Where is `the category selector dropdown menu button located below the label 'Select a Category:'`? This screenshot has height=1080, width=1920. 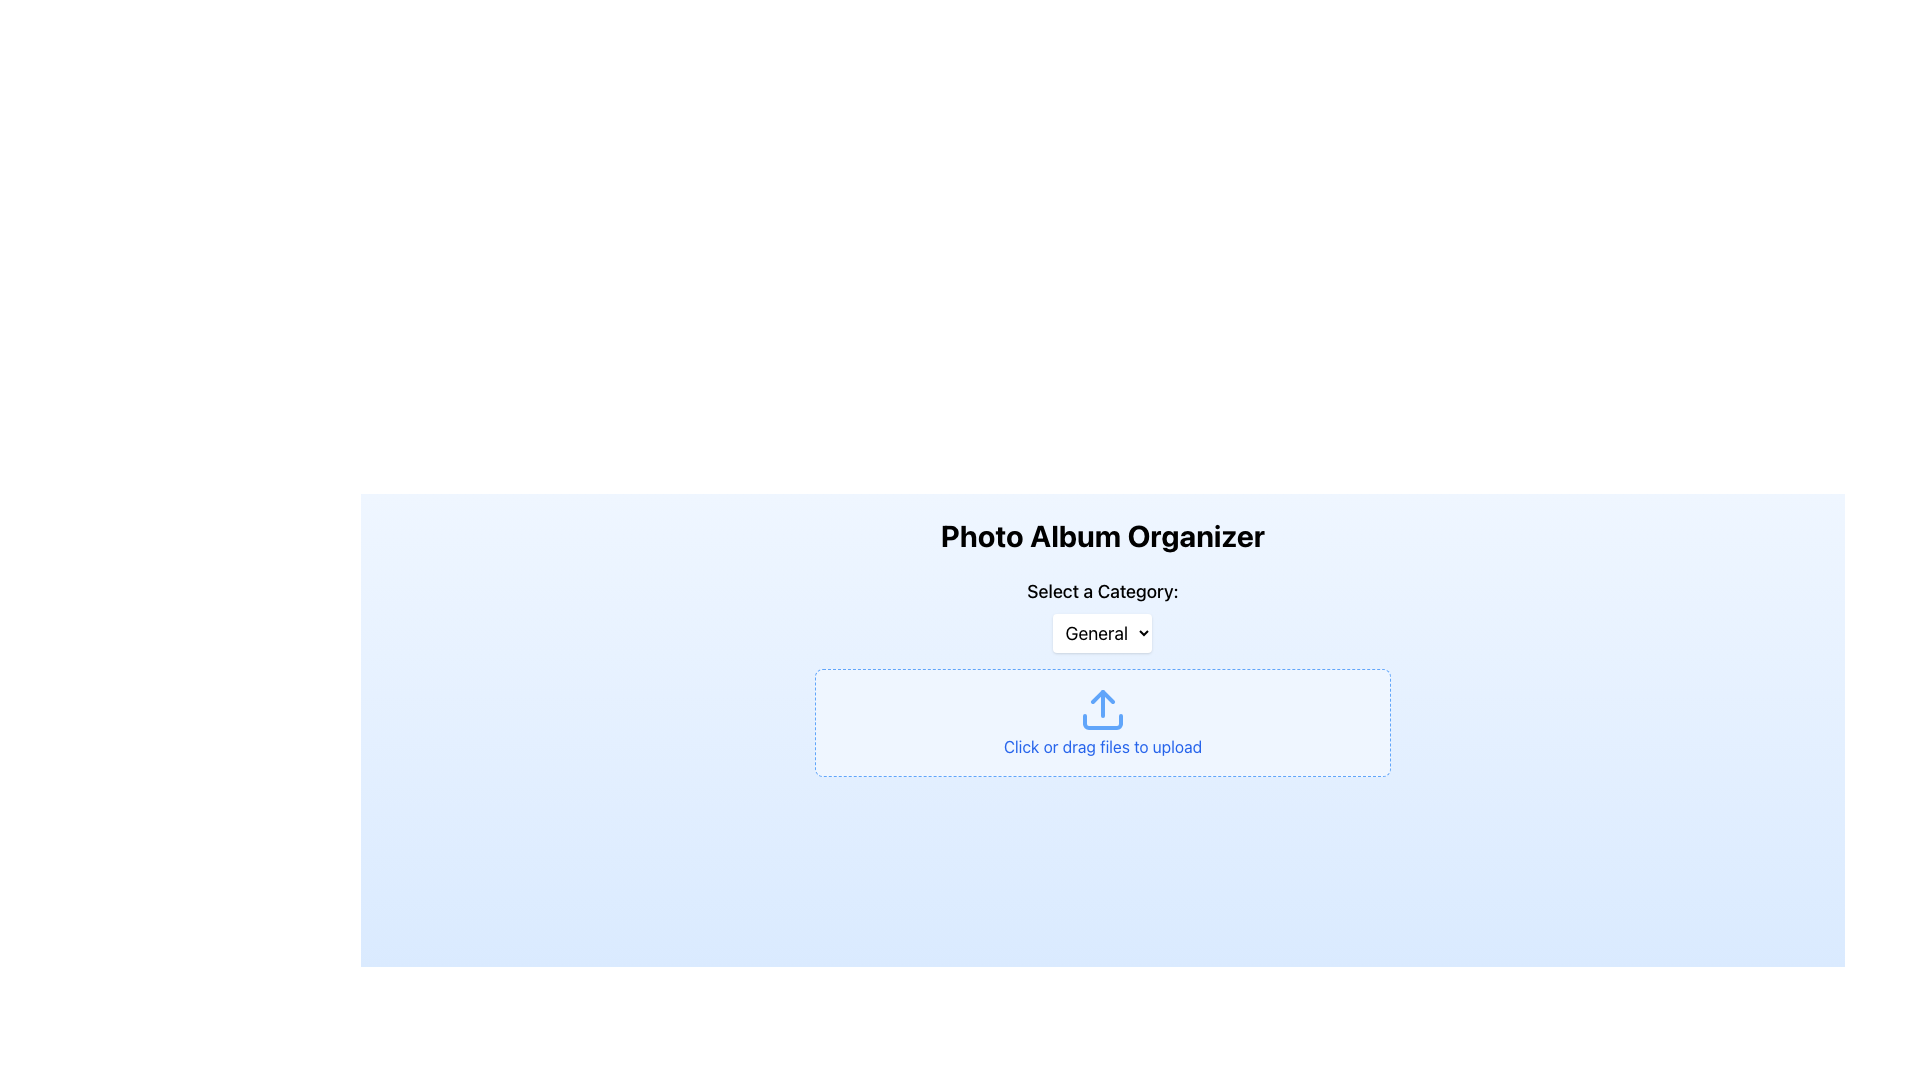
the category selector dropdown menu button located below the label 'Select a Category:' is located at coordinates (1102, 633).